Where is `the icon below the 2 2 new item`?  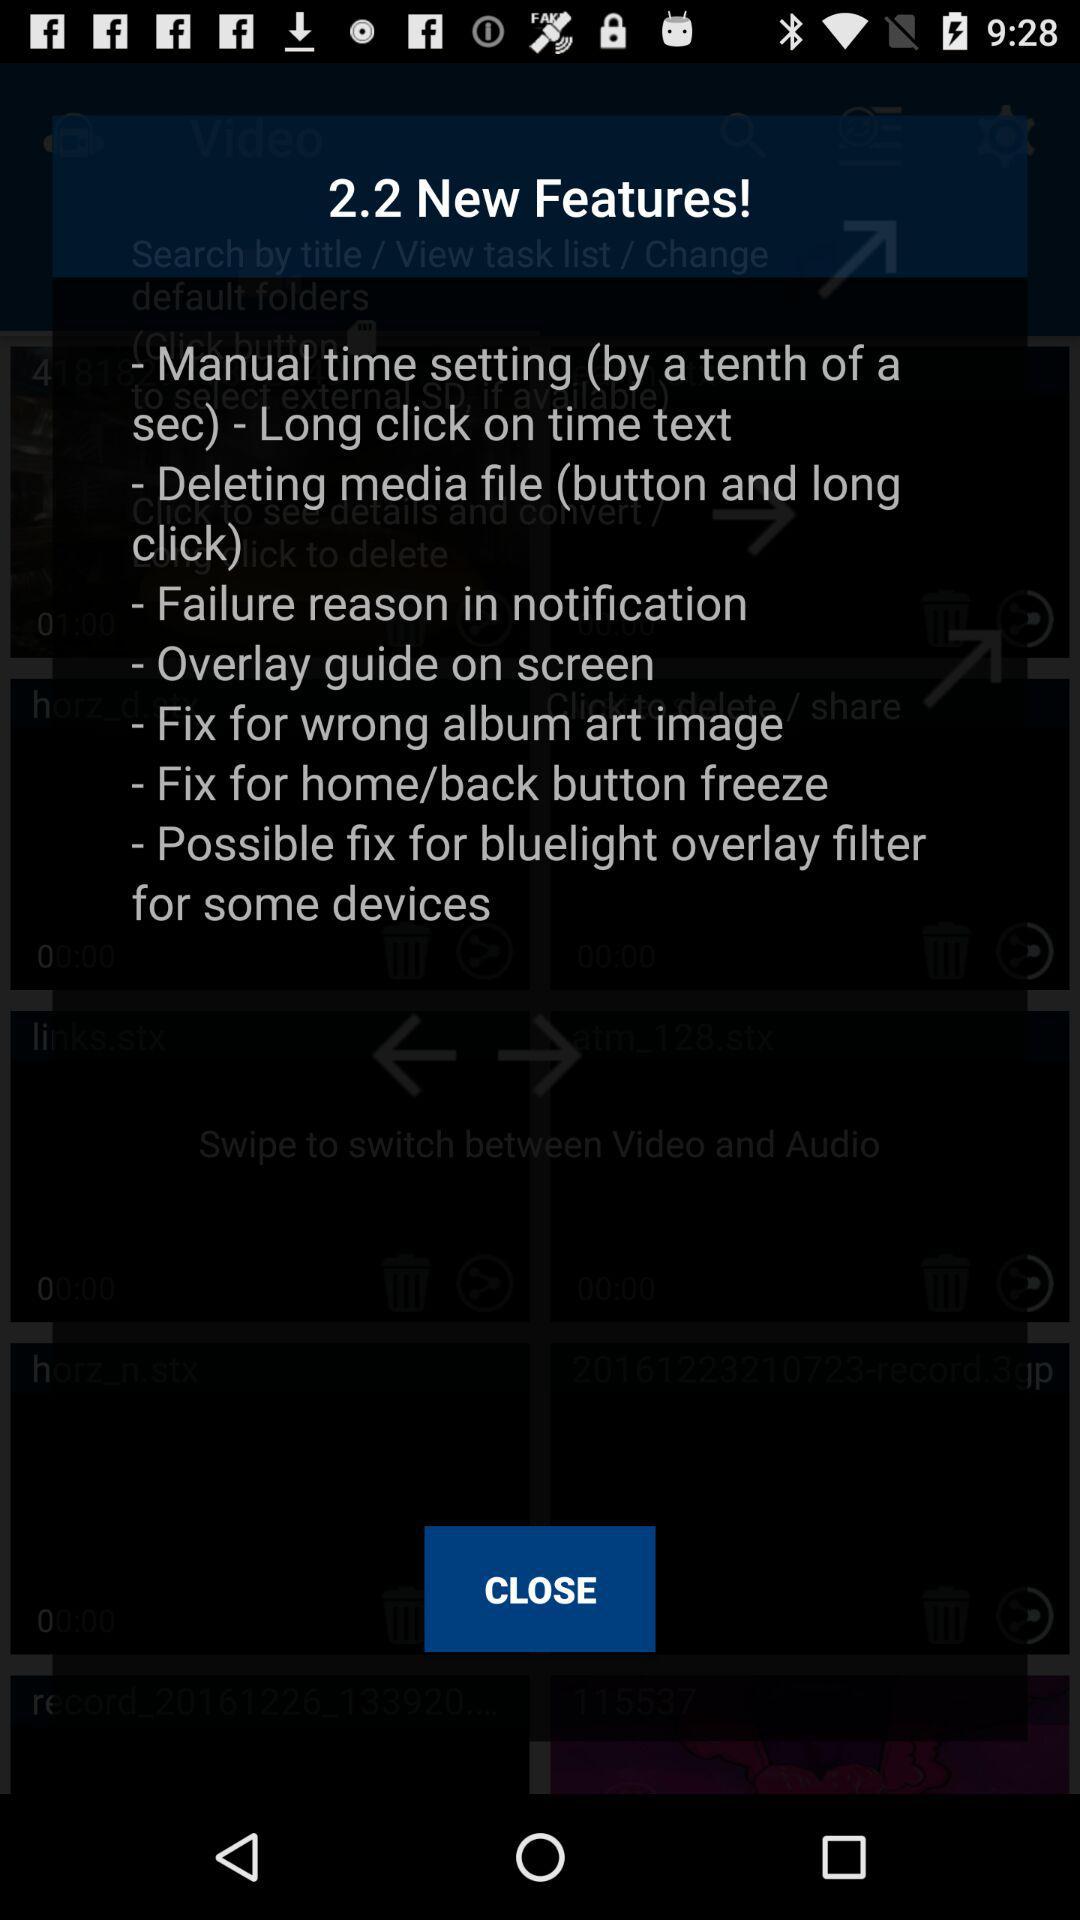
the icon below the 2 2 new item is located at coordinates (540, 914).